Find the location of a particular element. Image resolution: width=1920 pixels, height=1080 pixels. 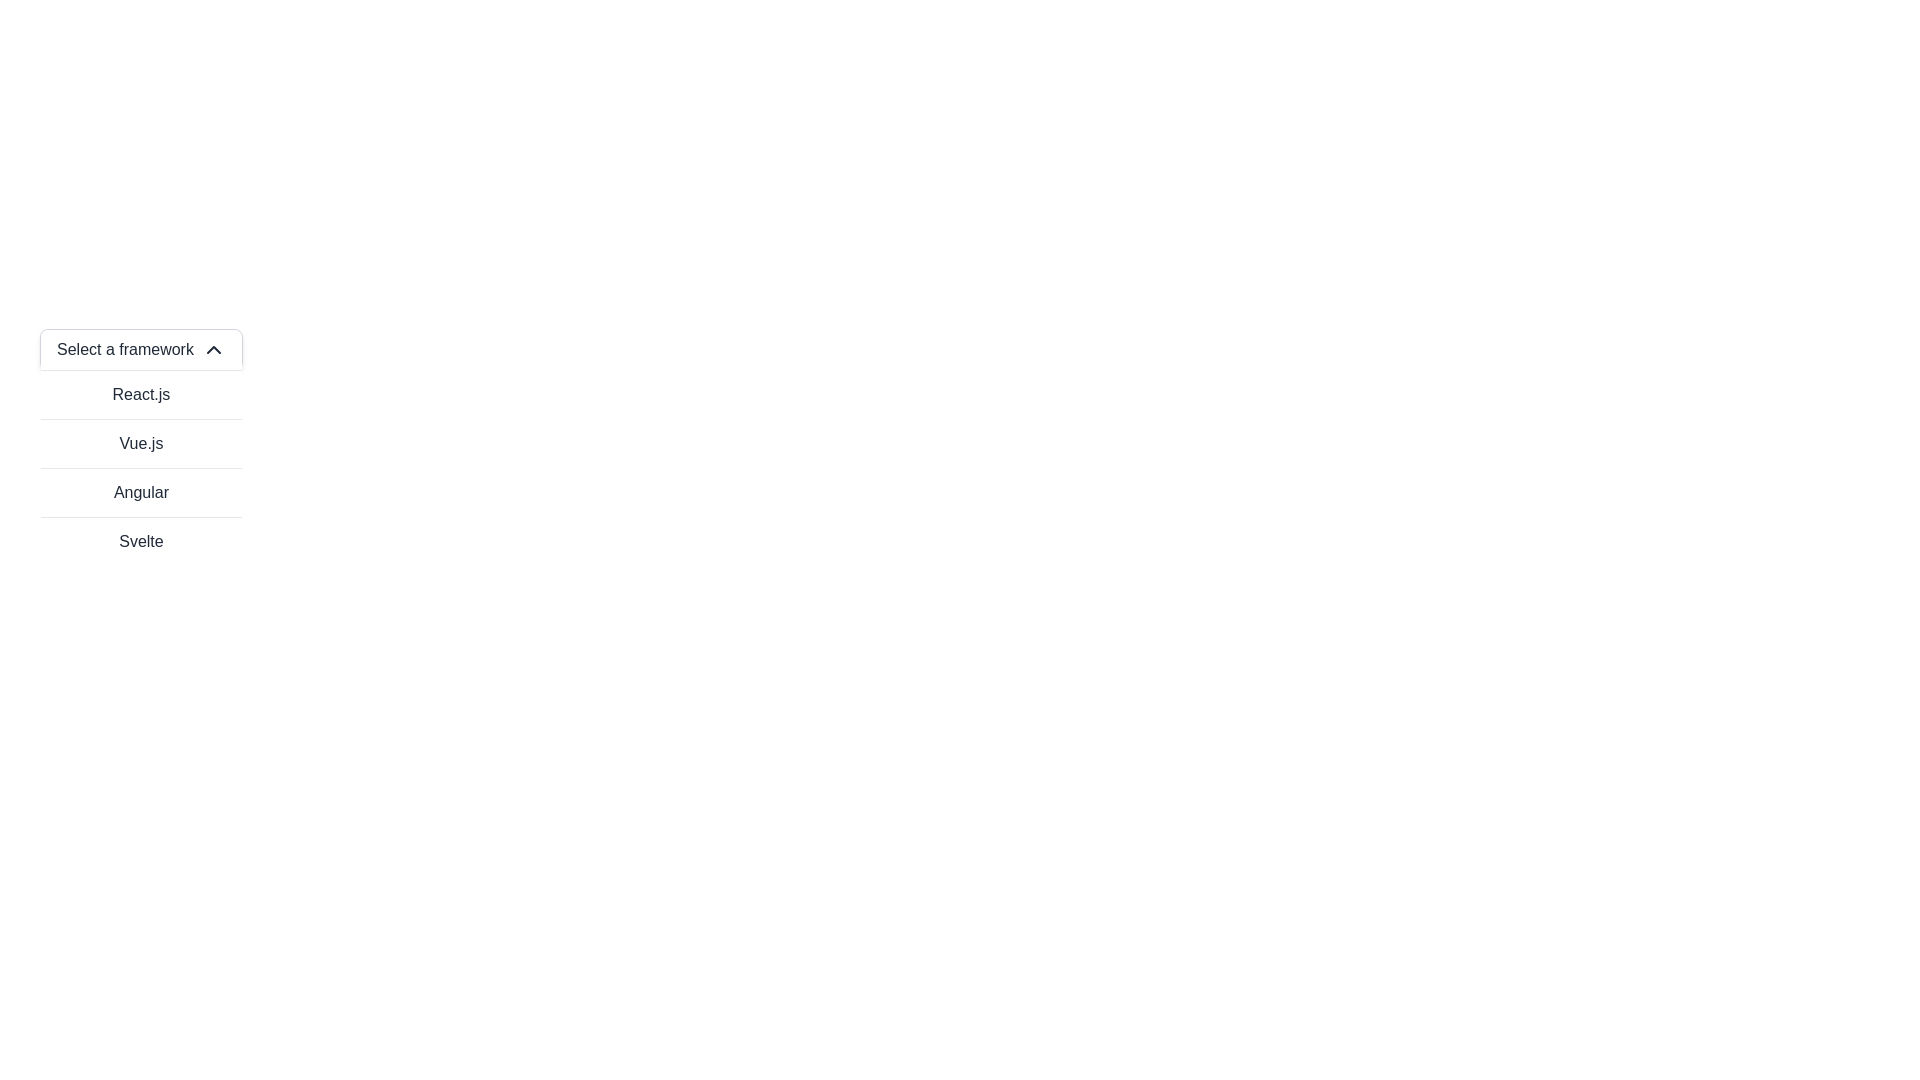

the 'Vue.js' button in the dropdown menu is located at coordinates (140, 467).